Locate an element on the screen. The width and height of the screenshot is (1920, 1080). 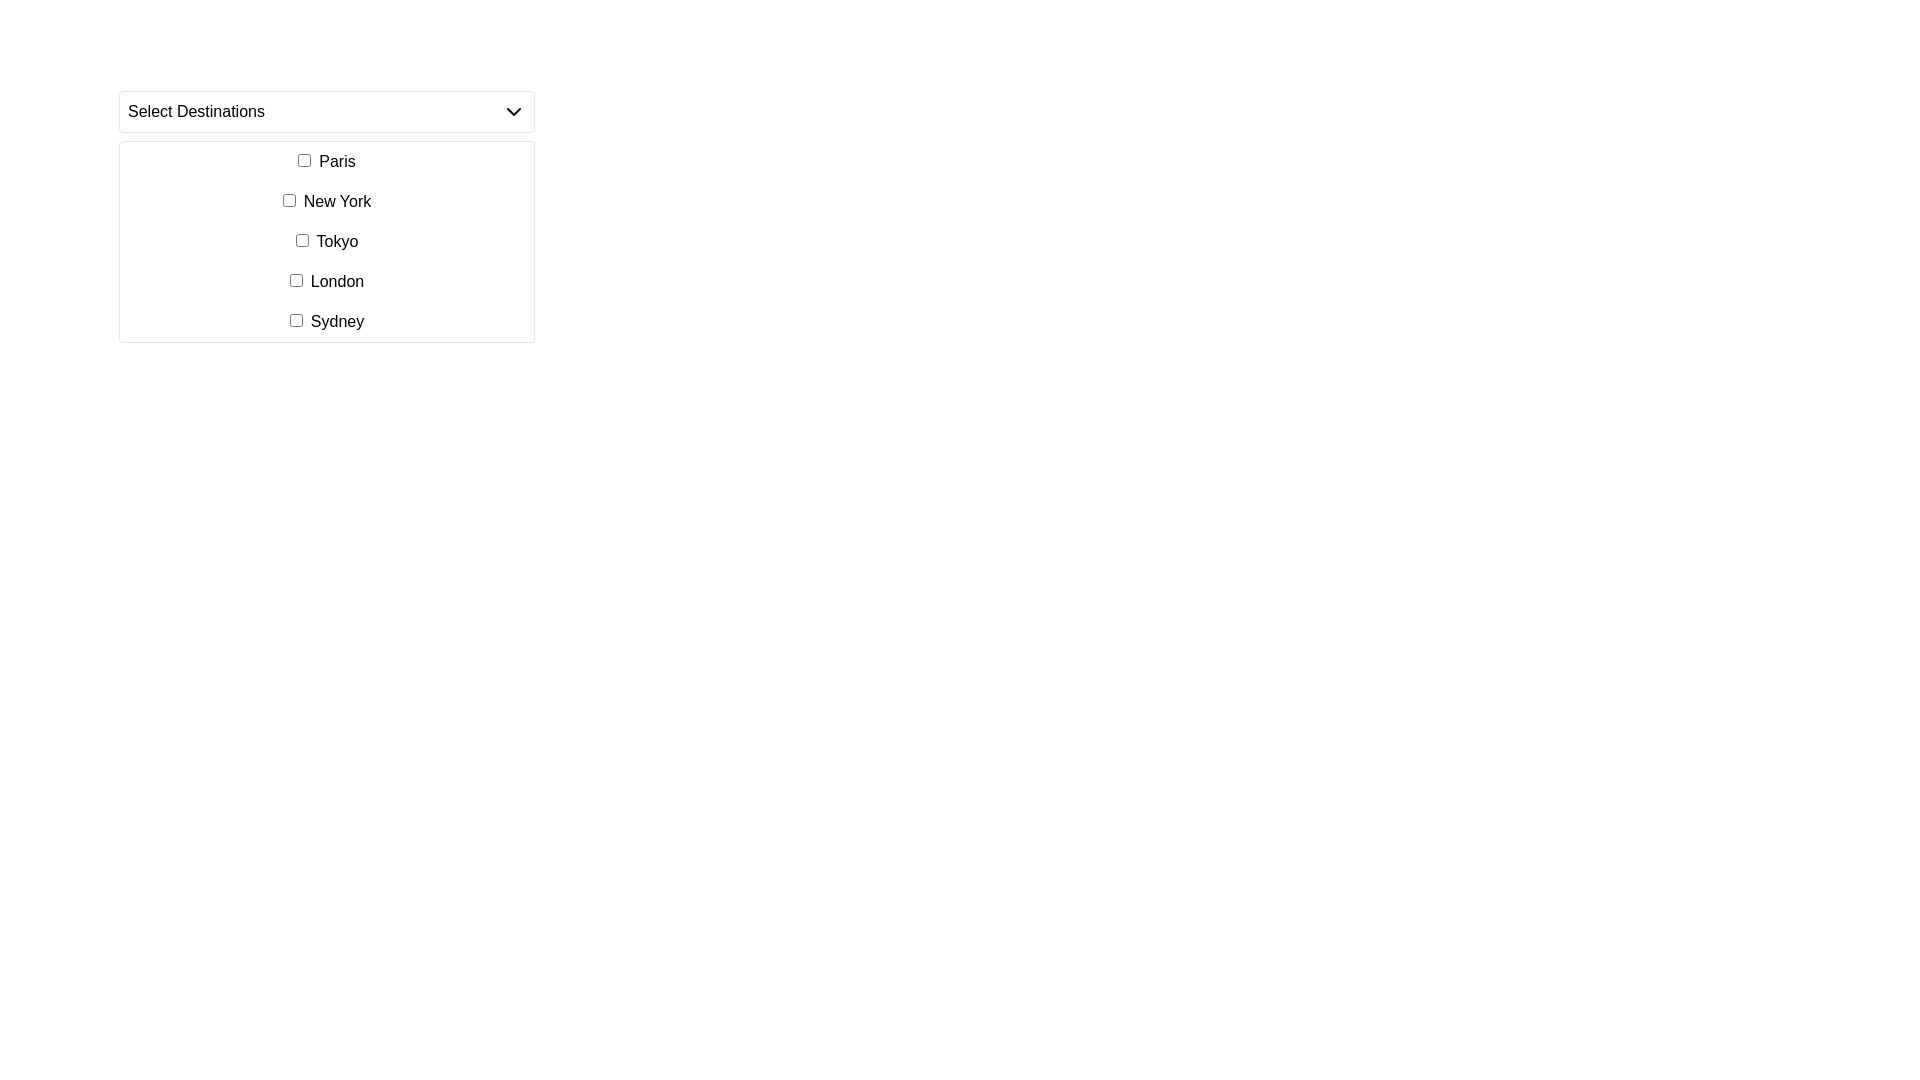
label for the checkbox displaying 'Tokyo' in the dropdown menu titled 'Select Destinations.' is located at coordinates (337, 240).